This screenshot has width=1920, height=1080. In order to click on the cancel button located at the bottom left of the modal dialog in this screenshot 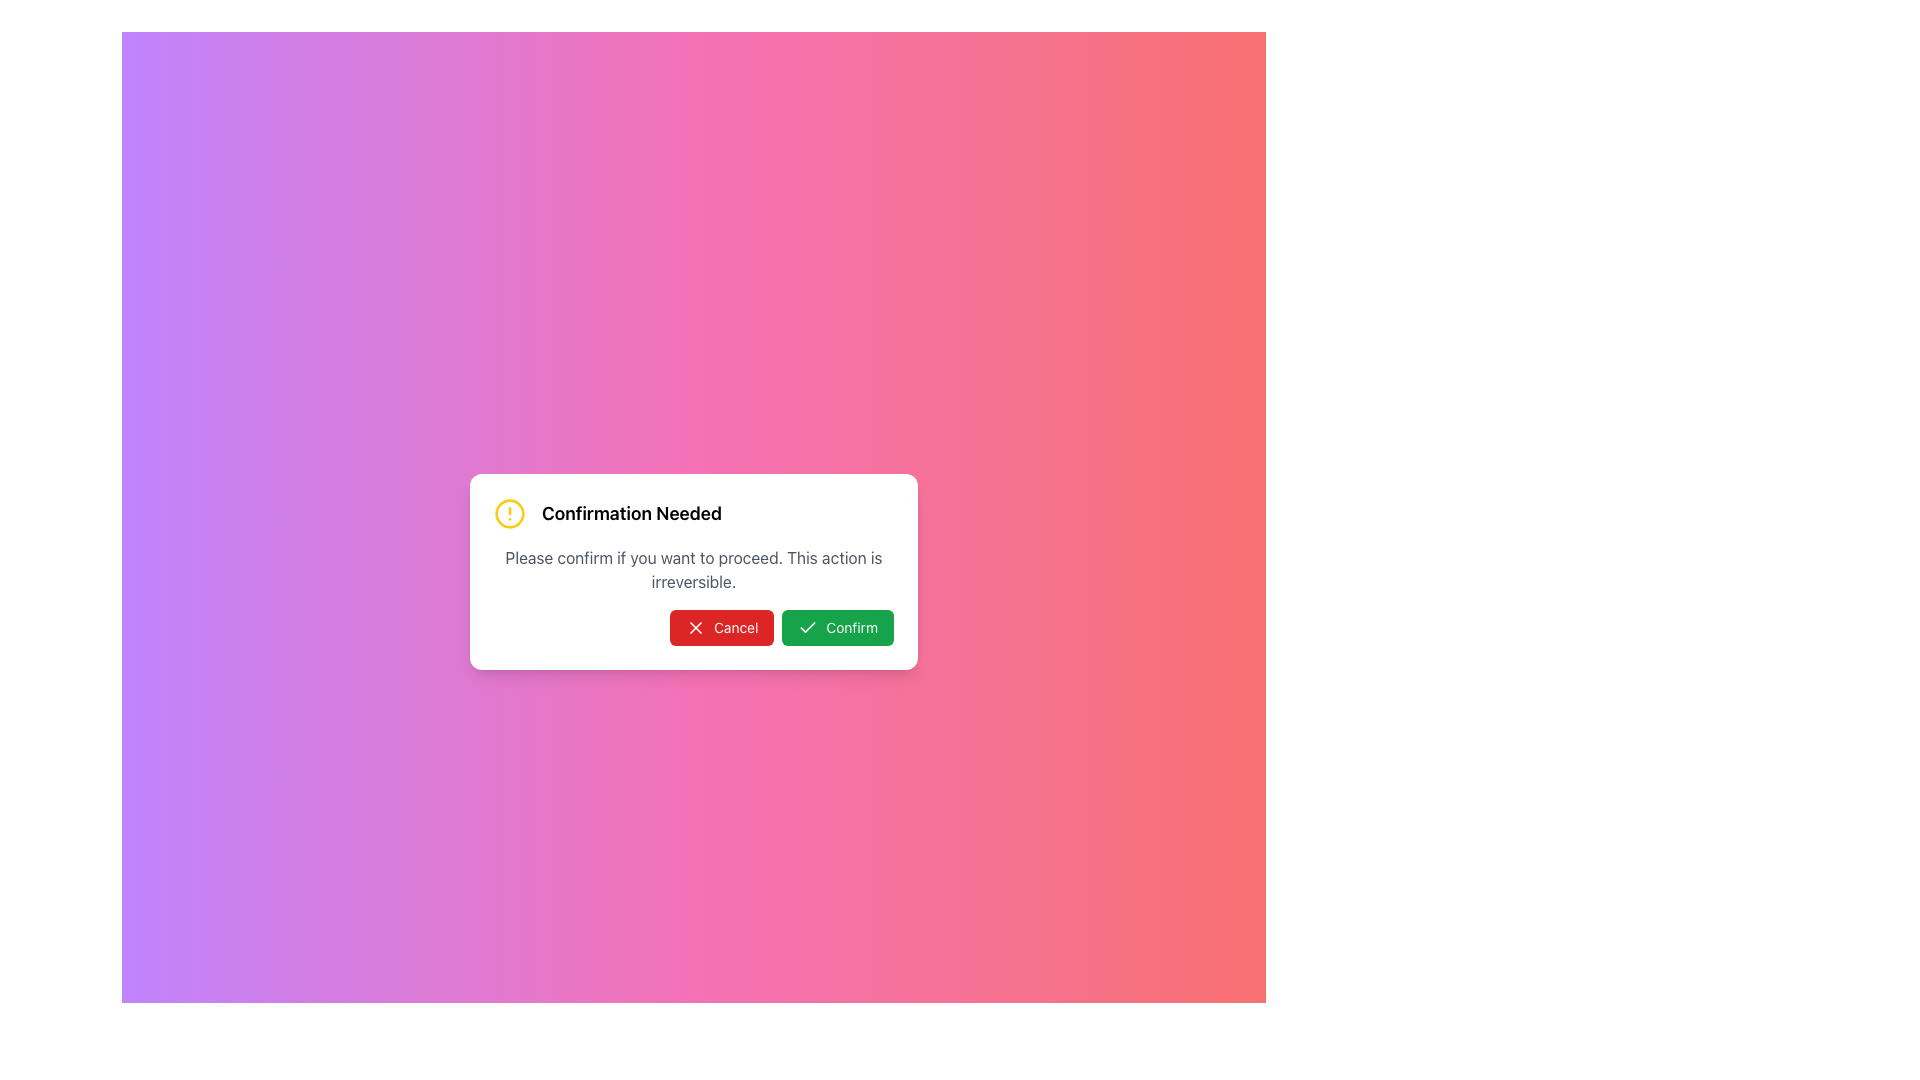, I will do `click(721, 627)`.